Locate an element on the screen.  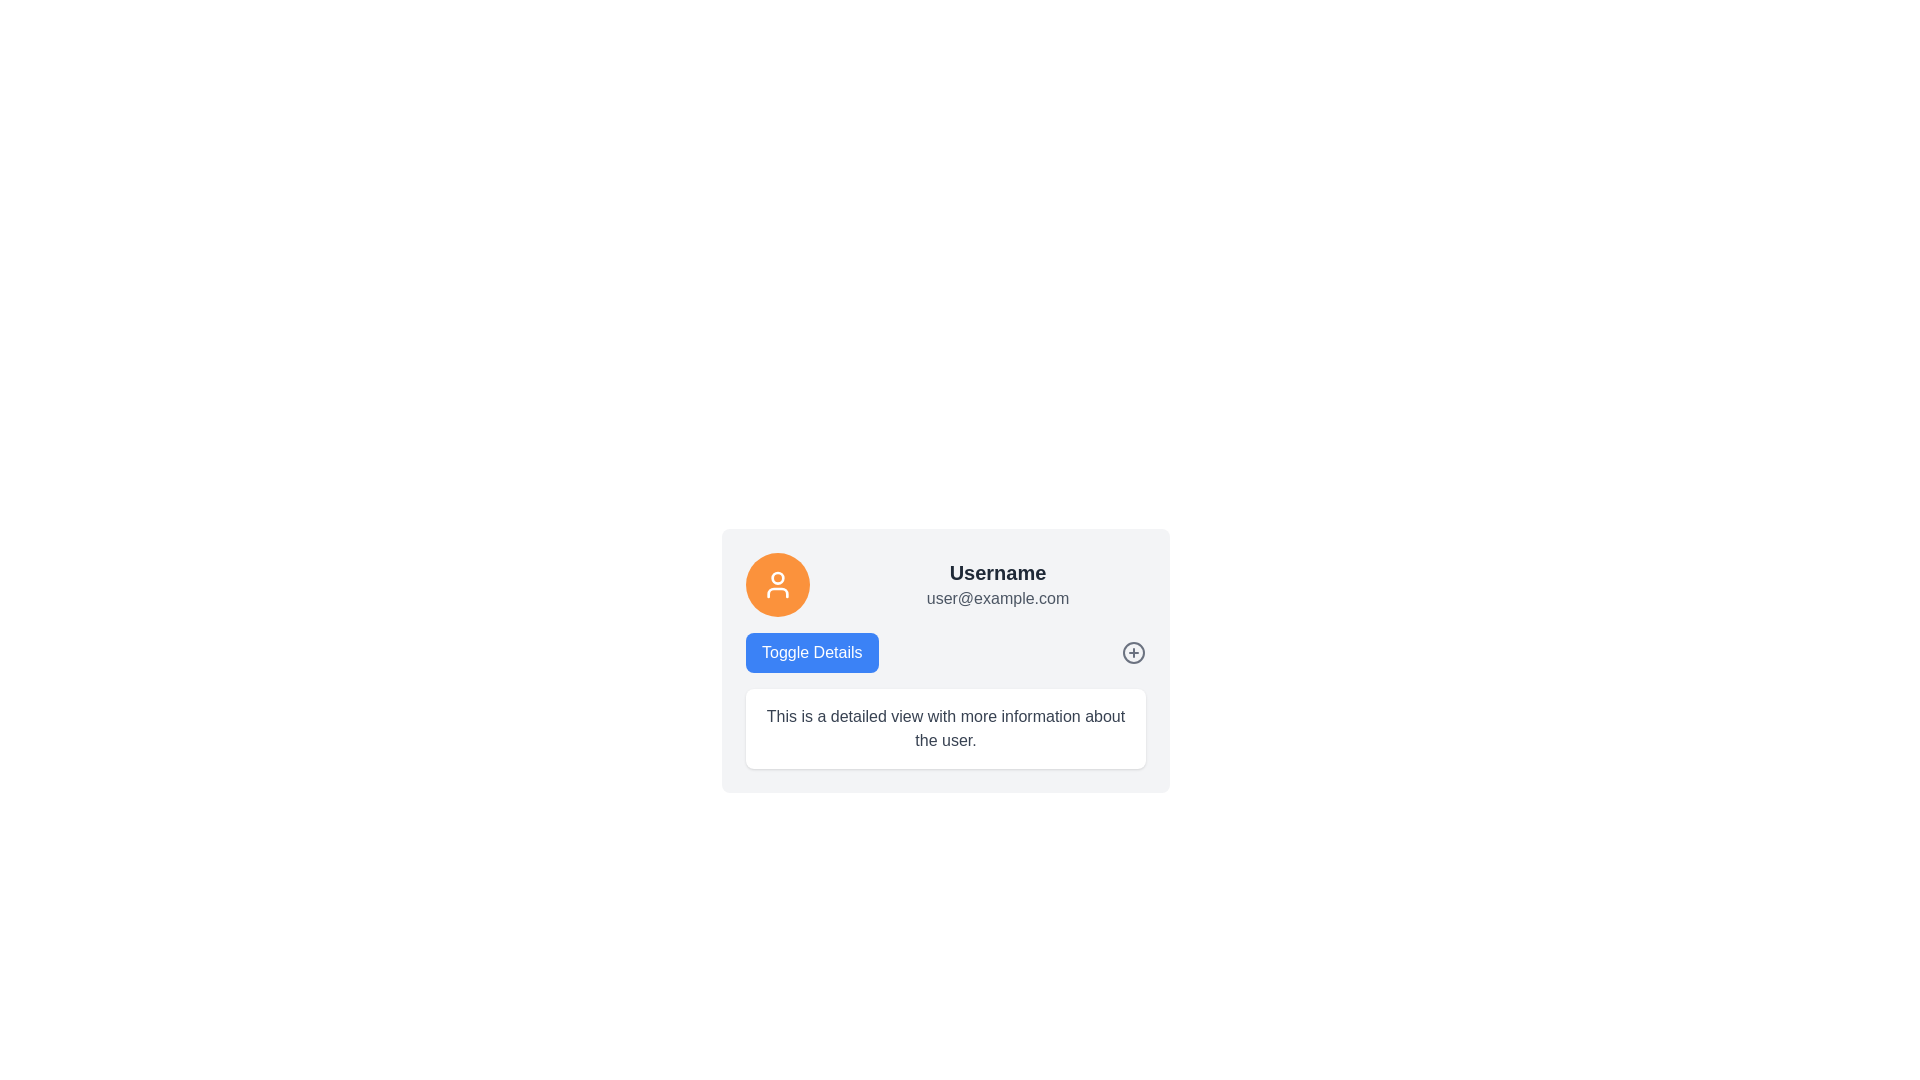
the SVG circular element representing the user profile icon located at the center of the icon in the user profile section is located at coordinates (776, 578).